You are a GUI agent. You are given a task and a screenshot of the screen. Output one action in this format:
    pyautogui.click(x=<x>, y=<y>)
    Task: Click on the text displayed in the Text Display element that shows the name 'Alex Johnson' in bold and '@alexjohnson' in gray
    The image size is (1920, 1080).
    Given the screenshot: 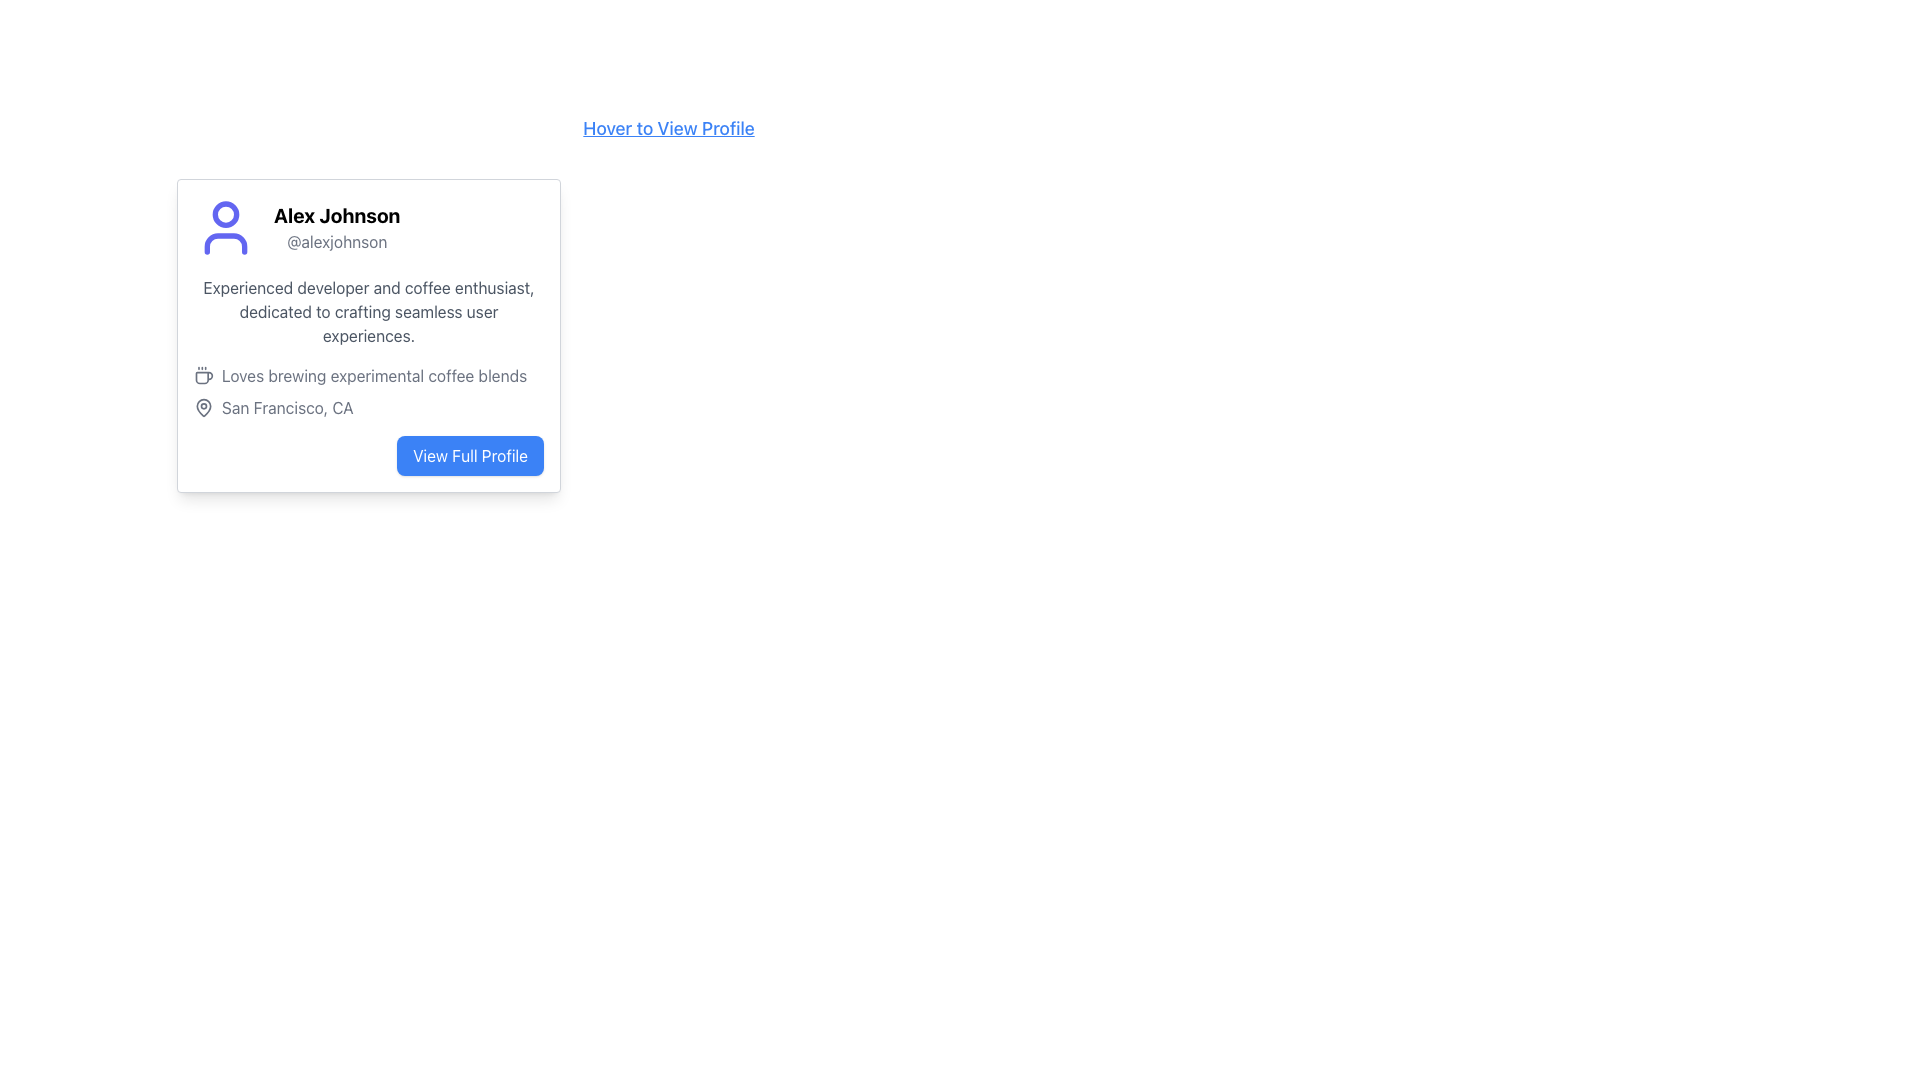 What is the action you would take?
    pyautogui.click(x=337, y=226)
    